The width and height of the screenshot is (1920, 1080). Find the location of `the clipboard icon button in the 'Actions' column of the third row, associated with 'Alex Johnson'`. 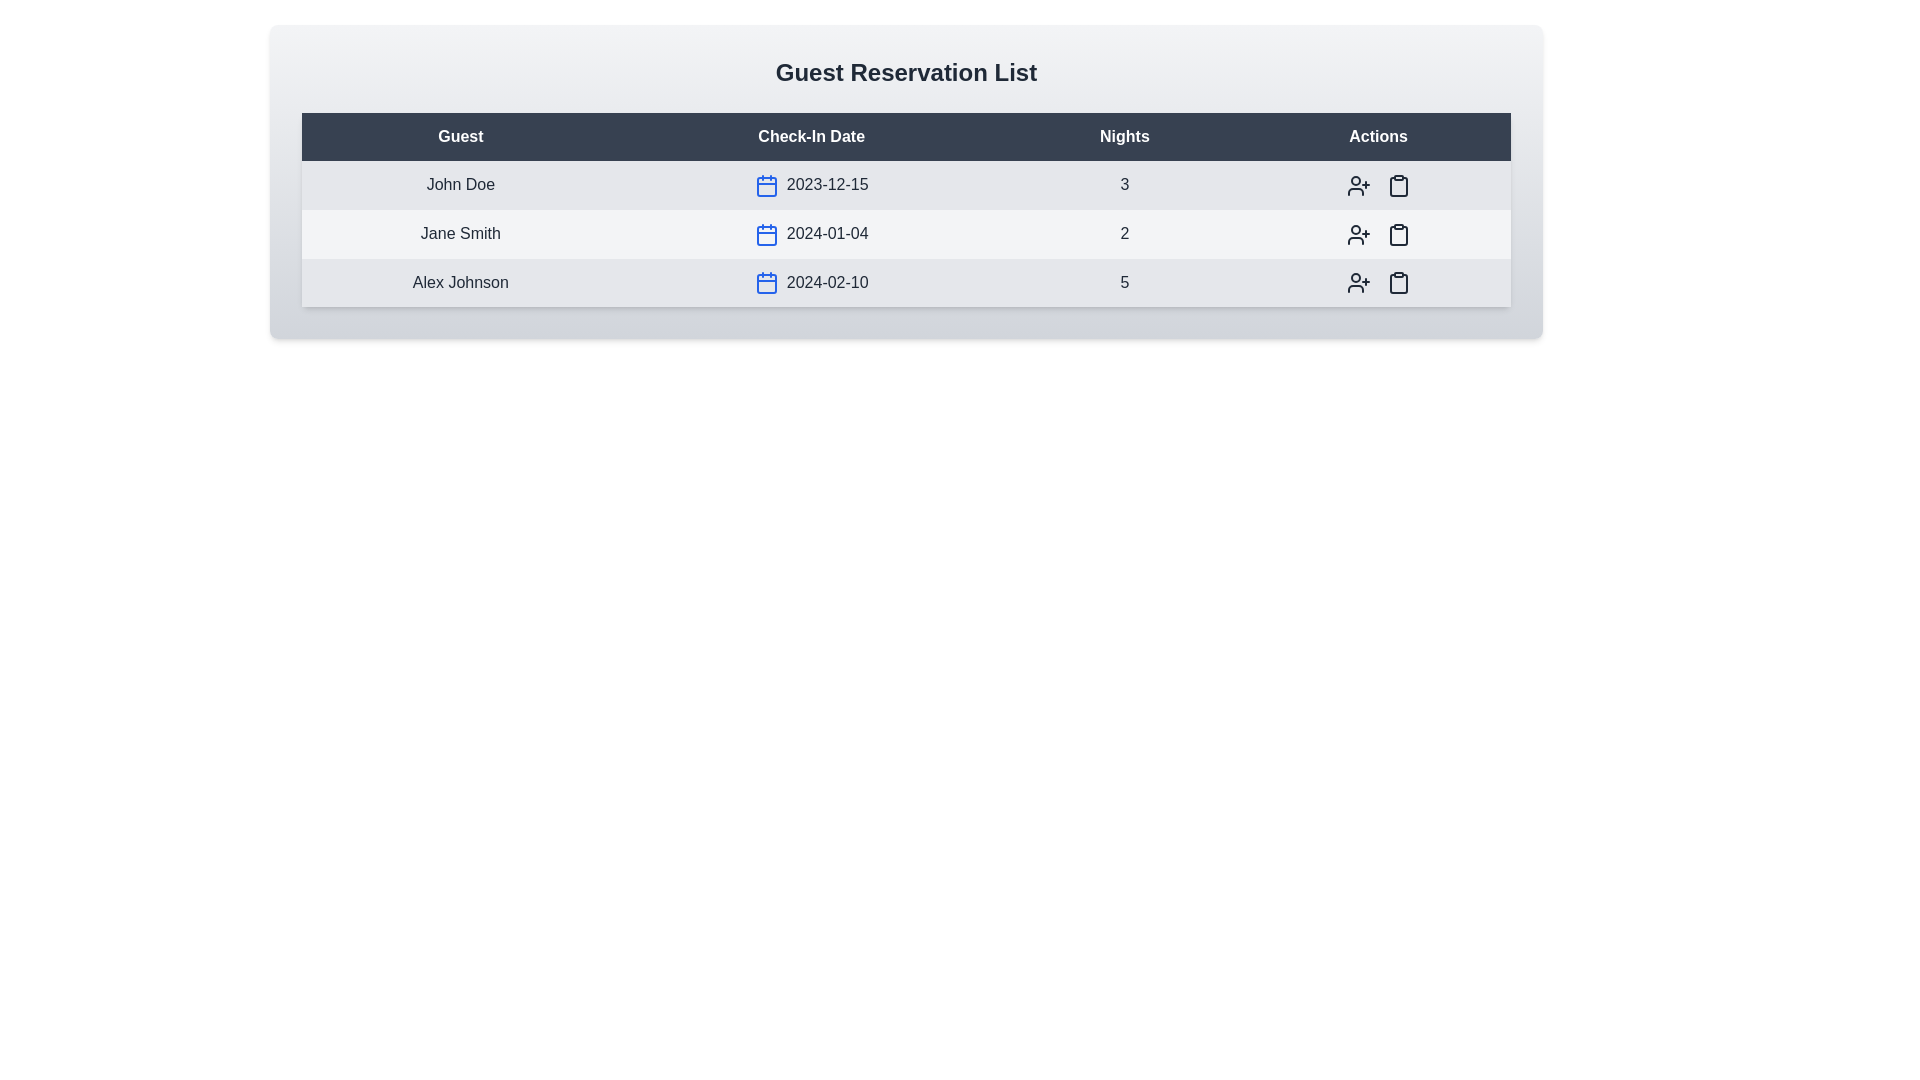

the clipboard icon button in the 'Actions' column of the third row, associated with 'Alex Johnson' is located at coordinates (1397, 282).